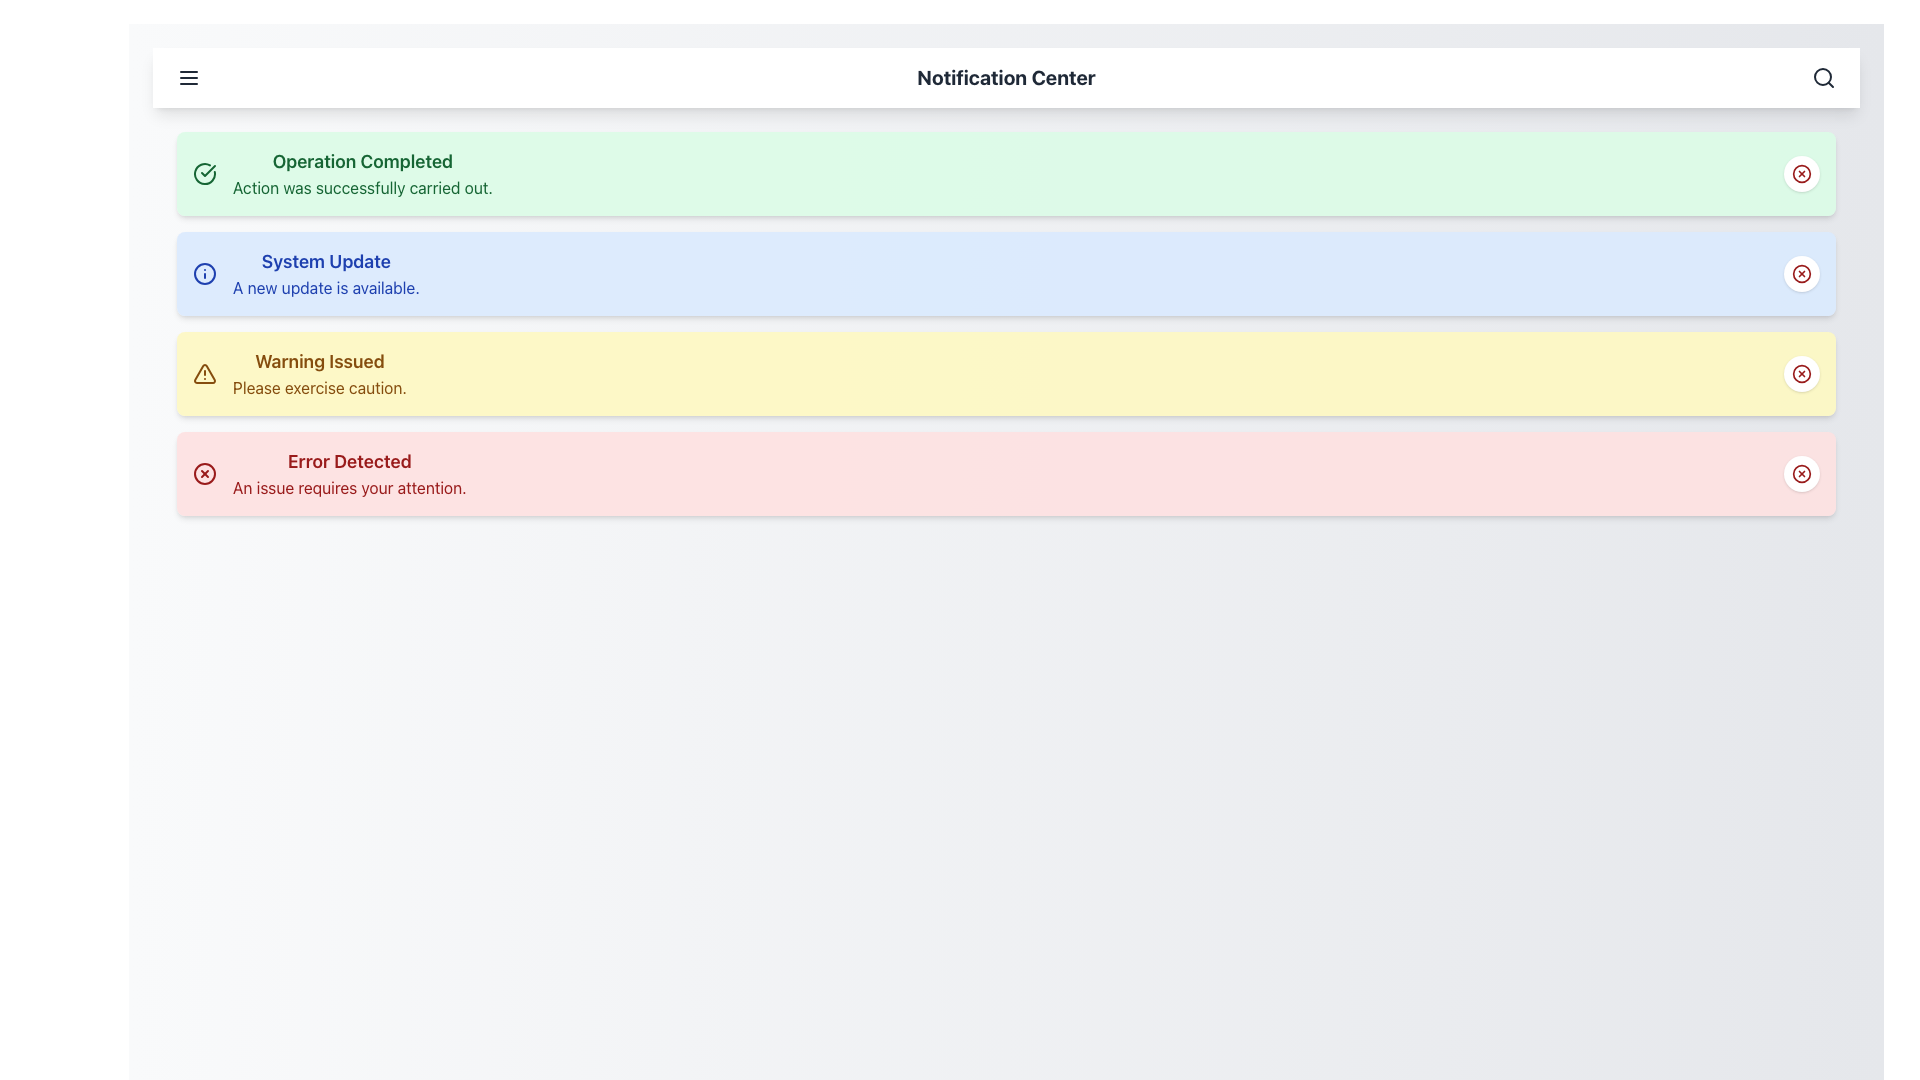  What do you see at coordinates (318, 374) in the screenshot?
I see `the informational notification text element that alerts users to exercise caution, located in the third row of notification cards between 'System Update' and 'Error Detected'` at bounding box center [318, 374].